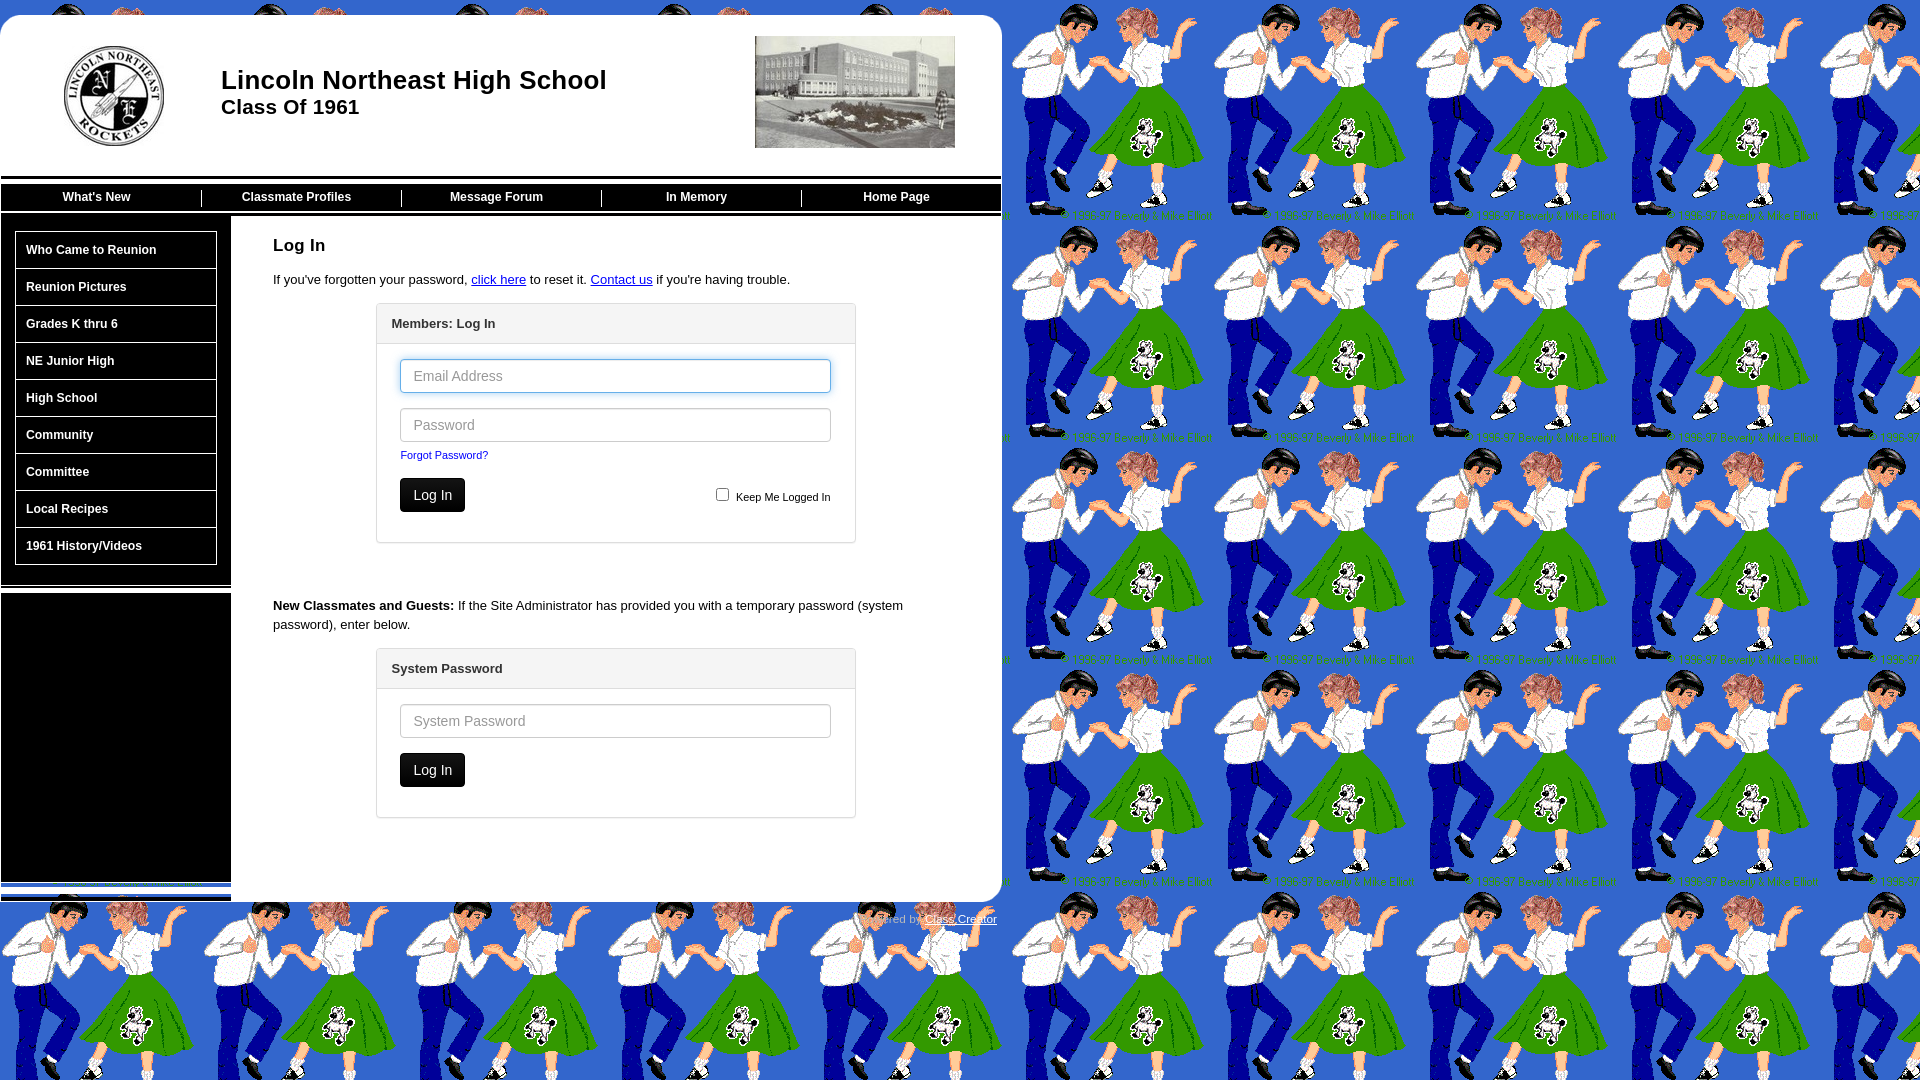  Describe the element at coordinates (399, 455) in the screenshot. I see `'Forgot Password?'` at that location.